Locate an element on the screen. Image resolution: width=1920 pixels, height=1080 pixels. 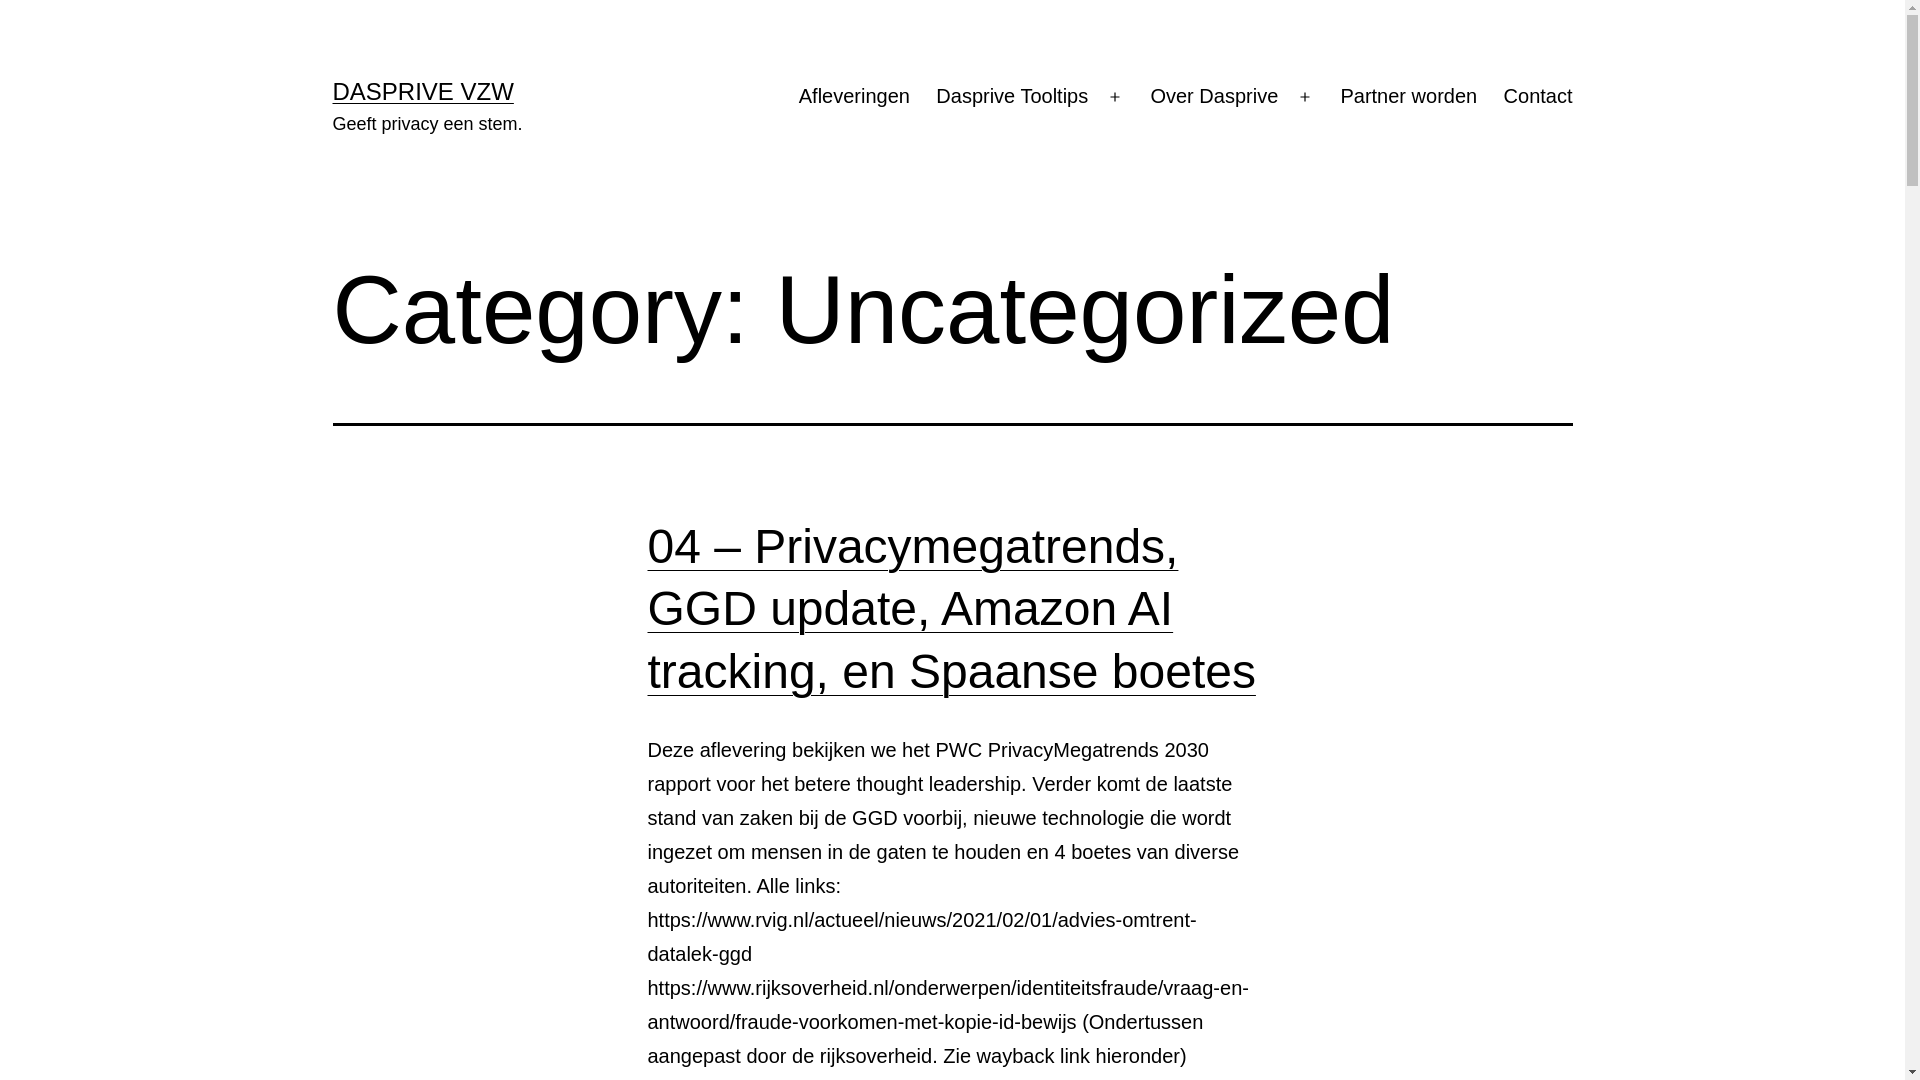
'Contact' is located at coordinates (1536, 96).